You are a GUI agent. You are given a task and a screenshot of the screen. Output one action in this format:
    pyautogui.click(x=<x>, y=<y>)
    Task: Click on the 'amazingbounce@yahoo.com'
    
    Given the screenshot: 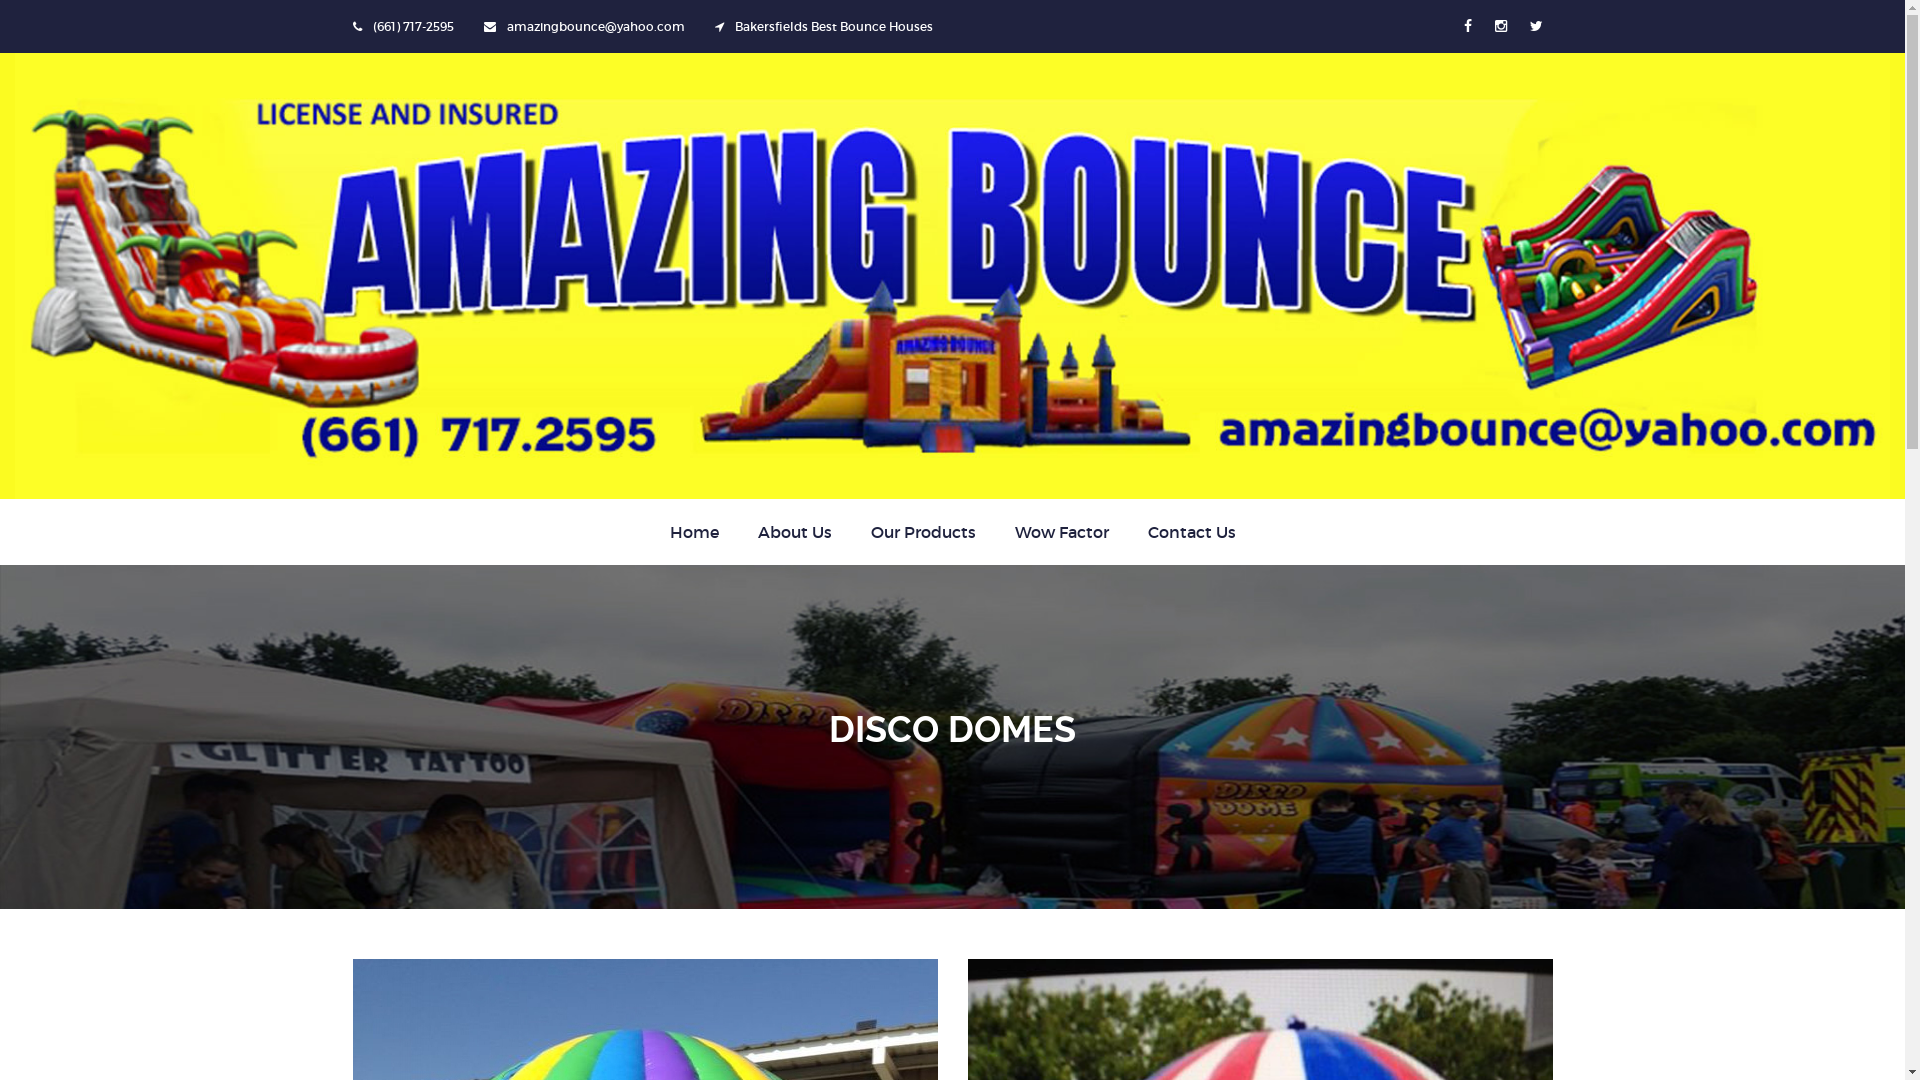 What is the action you would take?
    pyautogui.click(x=594, y=26)
    